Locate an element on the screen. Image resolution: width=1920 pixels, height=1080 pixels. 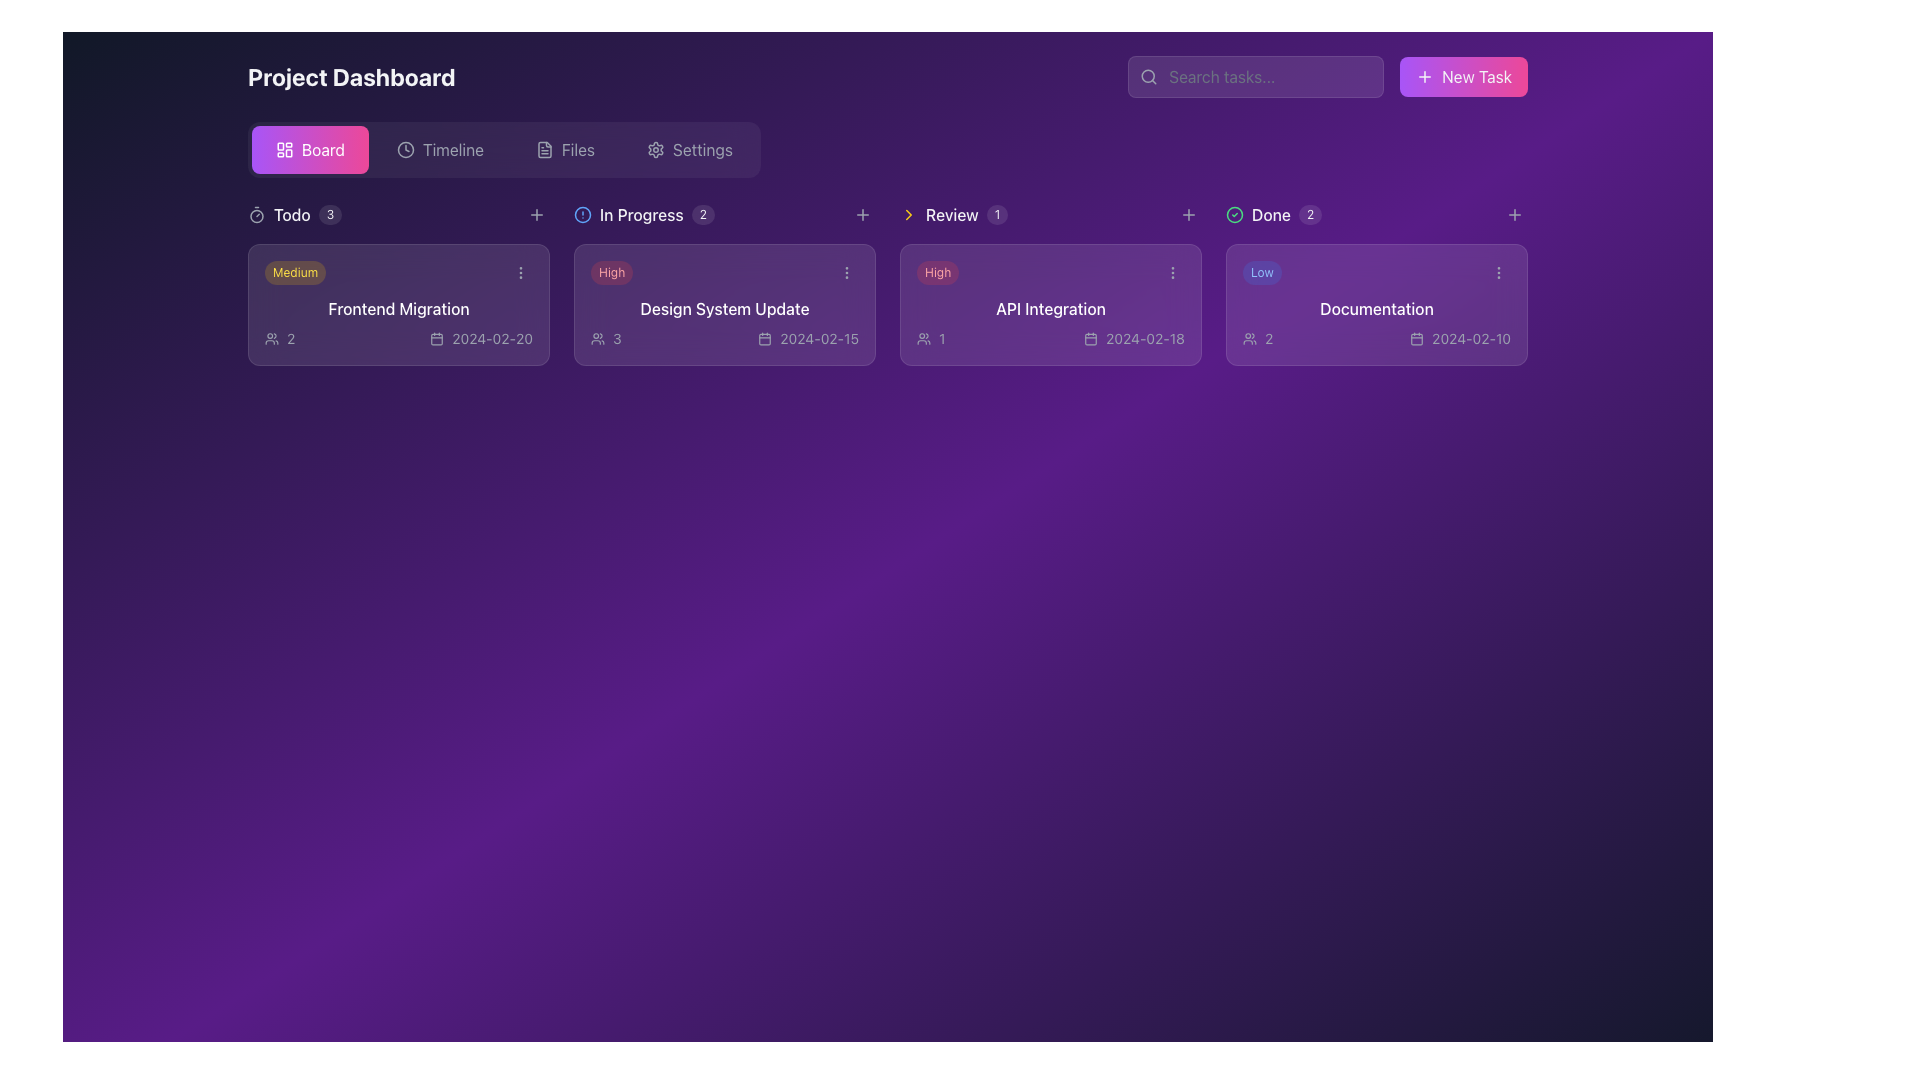
the circular graphical element within the SVG that represents a timer or stopwatch, located in the top-left portion of the interface near the 'Todo' label is located at coordinates (256, 216).